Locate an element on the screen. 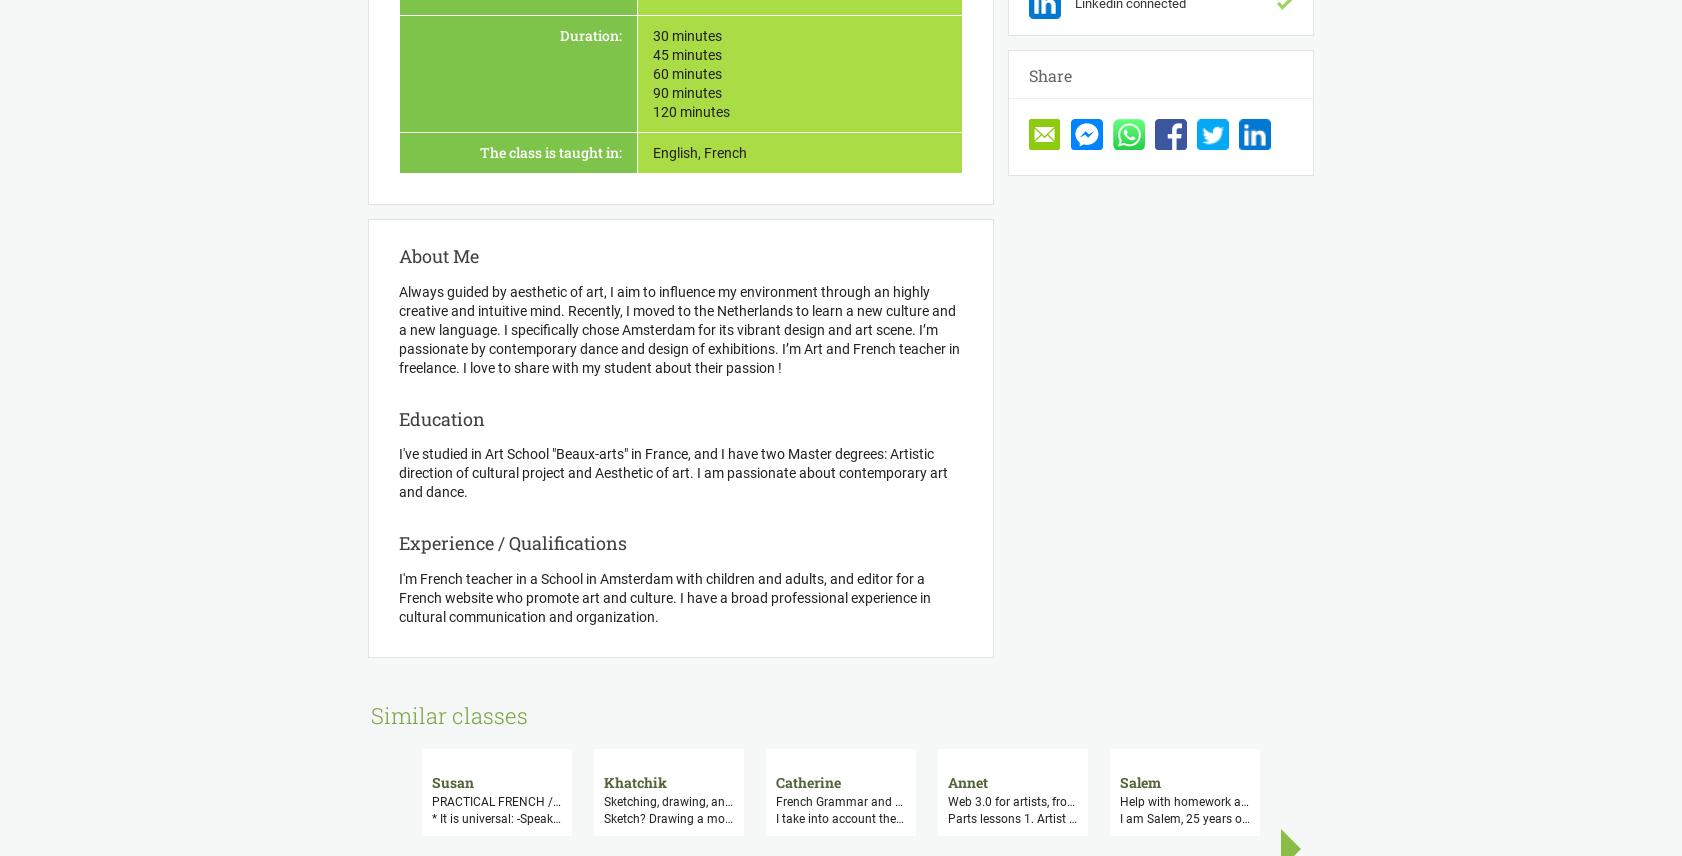  'Camille' is located at coordinates (1291, 781).